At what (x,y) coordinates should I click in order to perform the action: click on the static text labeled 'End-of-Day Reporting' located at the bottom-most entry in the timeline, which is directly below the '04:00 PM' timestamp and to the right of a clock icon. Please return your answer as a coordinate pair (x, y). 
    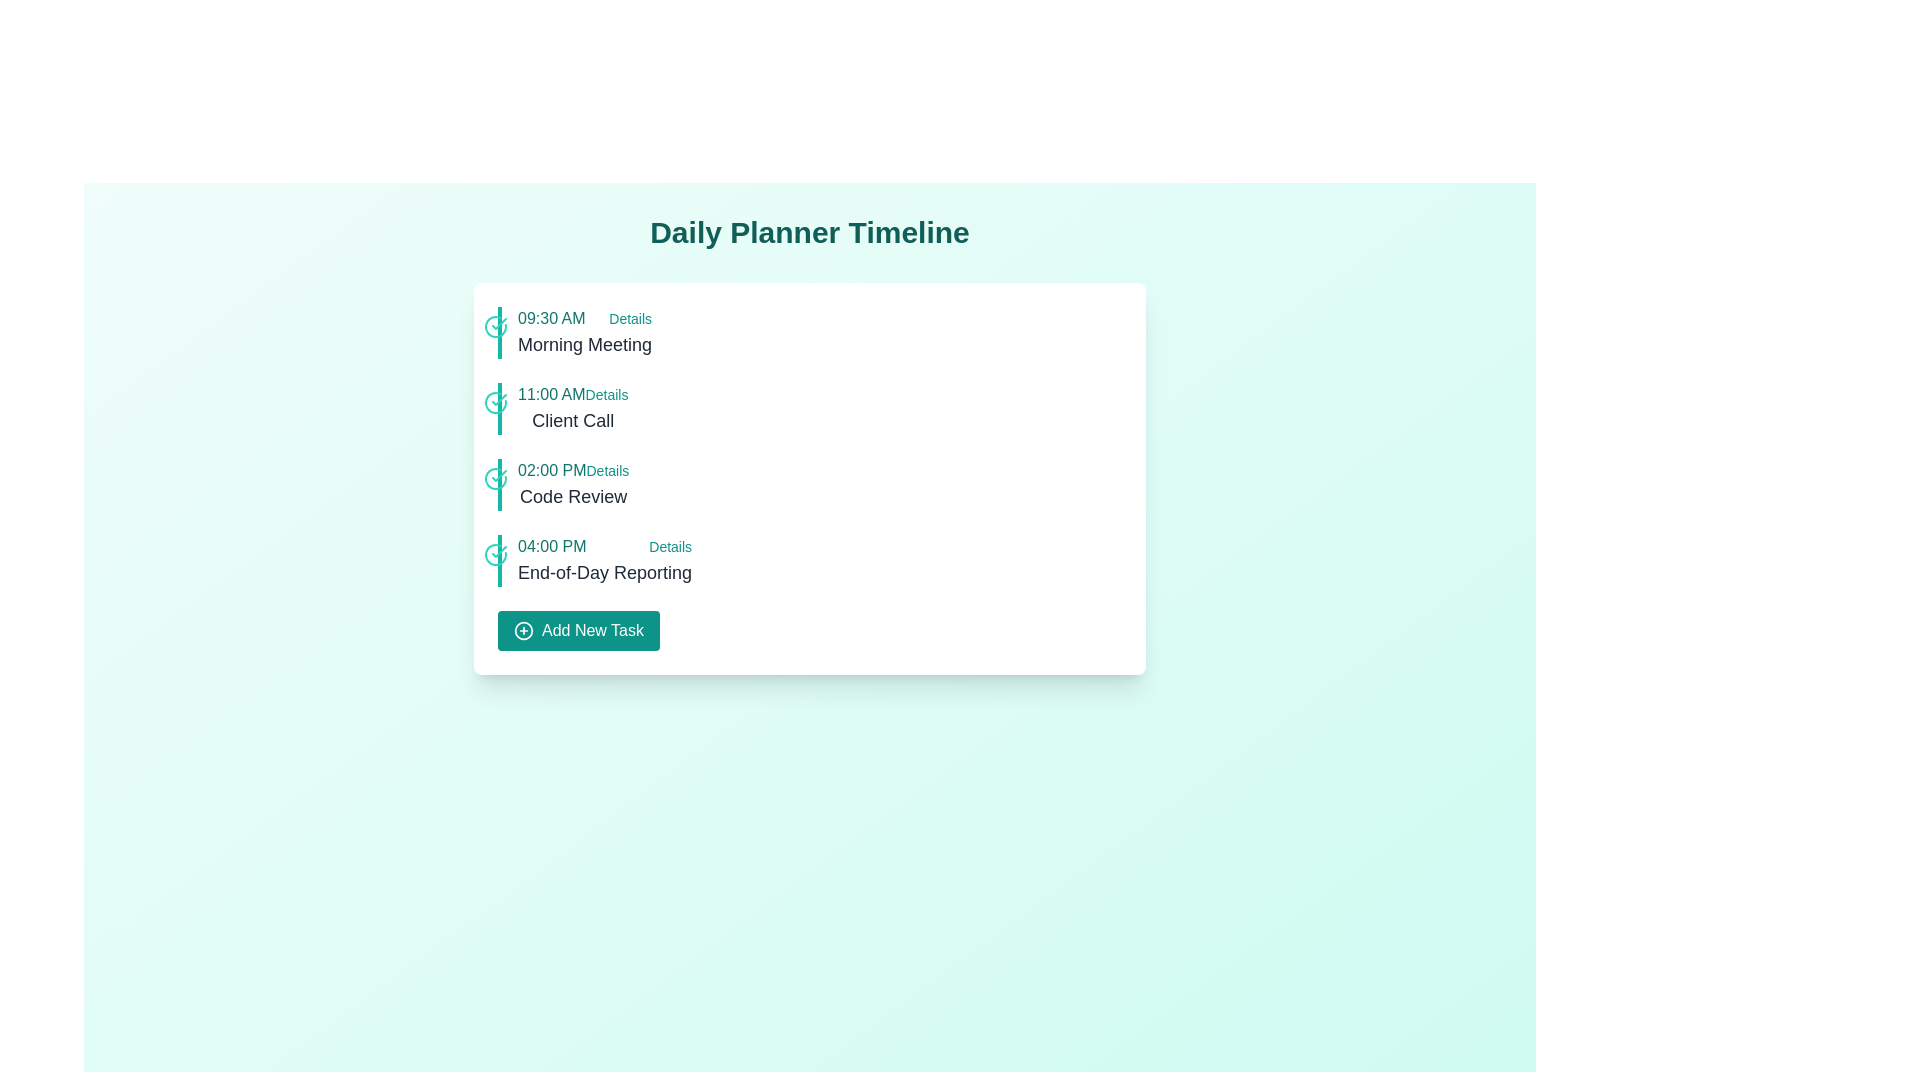
    Looking at the image, I should click on (603, 573).